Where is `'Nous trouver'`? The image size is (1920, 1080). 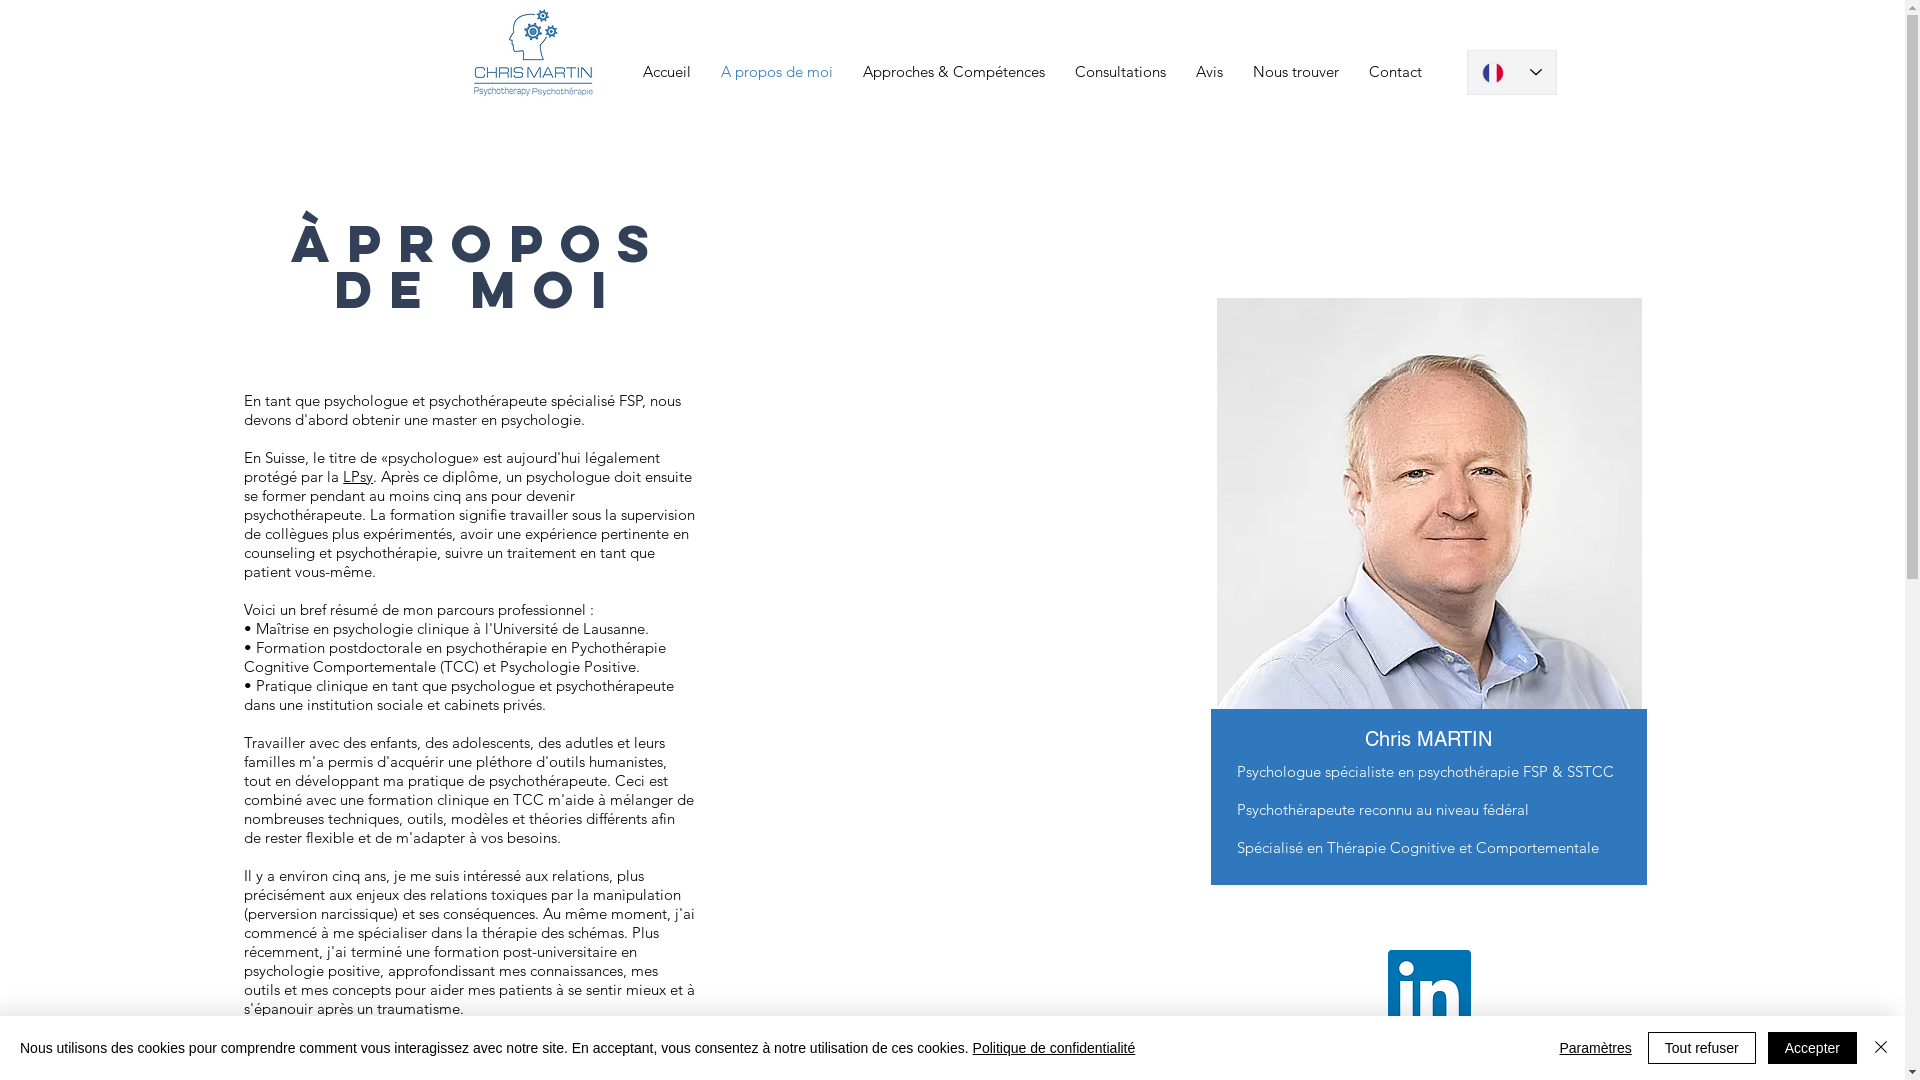
'Nous trouver' is located at coordinates (1296, 71).